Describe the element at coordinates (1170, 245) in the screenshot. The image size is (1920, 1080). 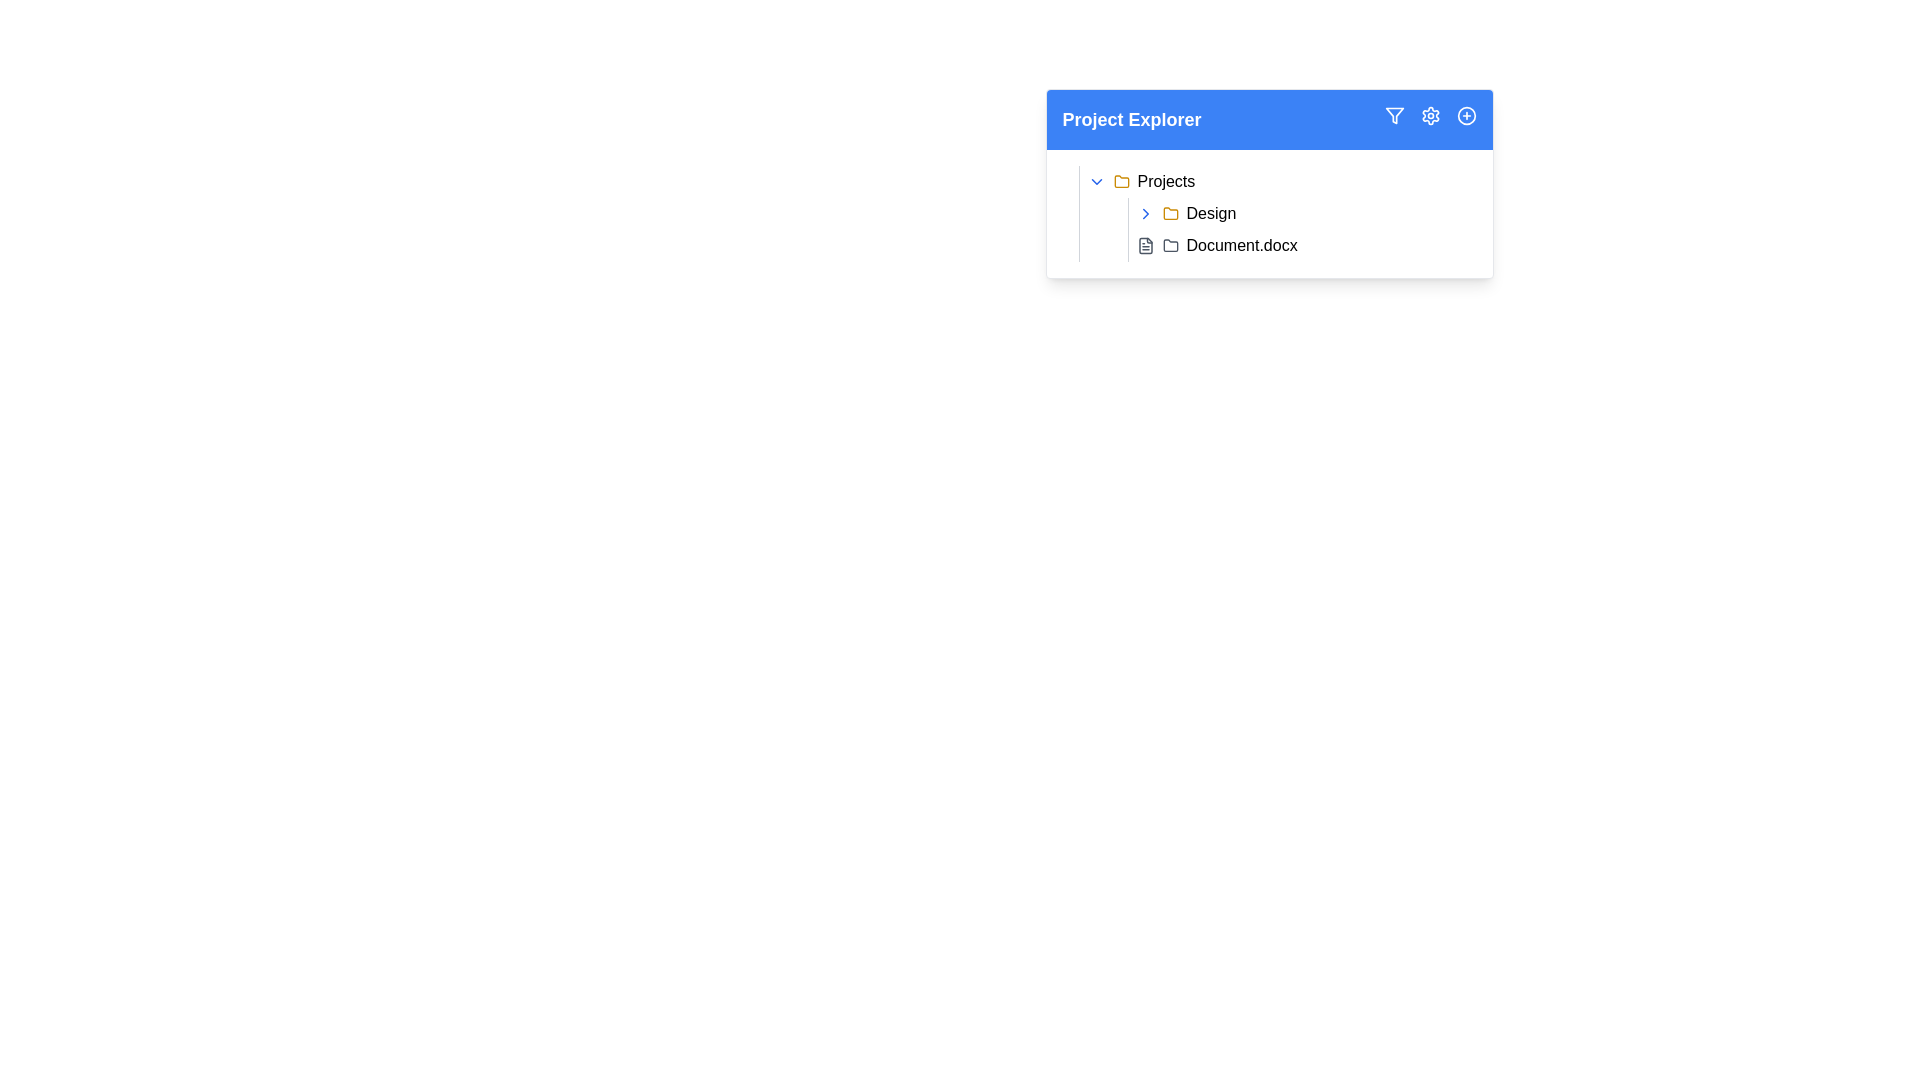
I see `the folder icon indicating the type associated with 'Document.docx', which is the second icon from the left in its row` at that location.